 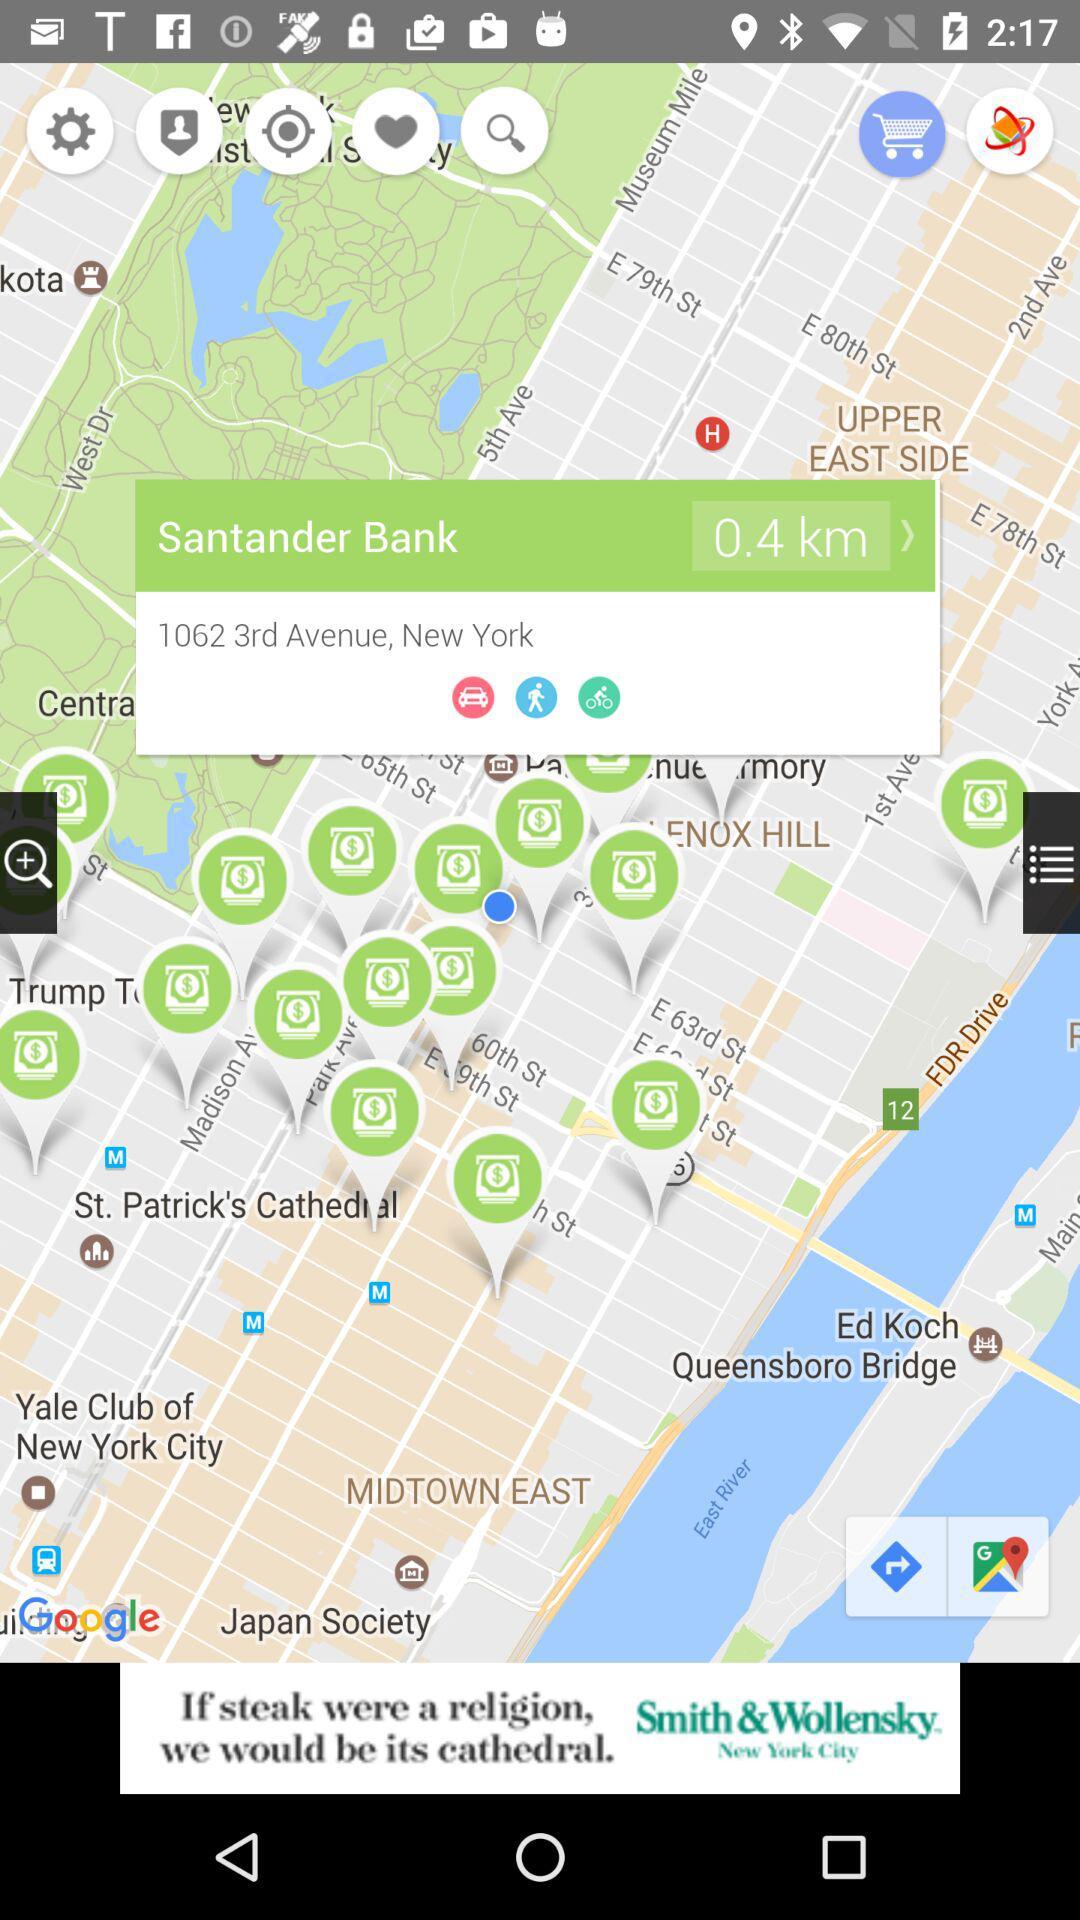 What do you see at coordinates (397, 132) in the screenshot?
I see `choose favourite symbol` at bounding box center [397, 132].